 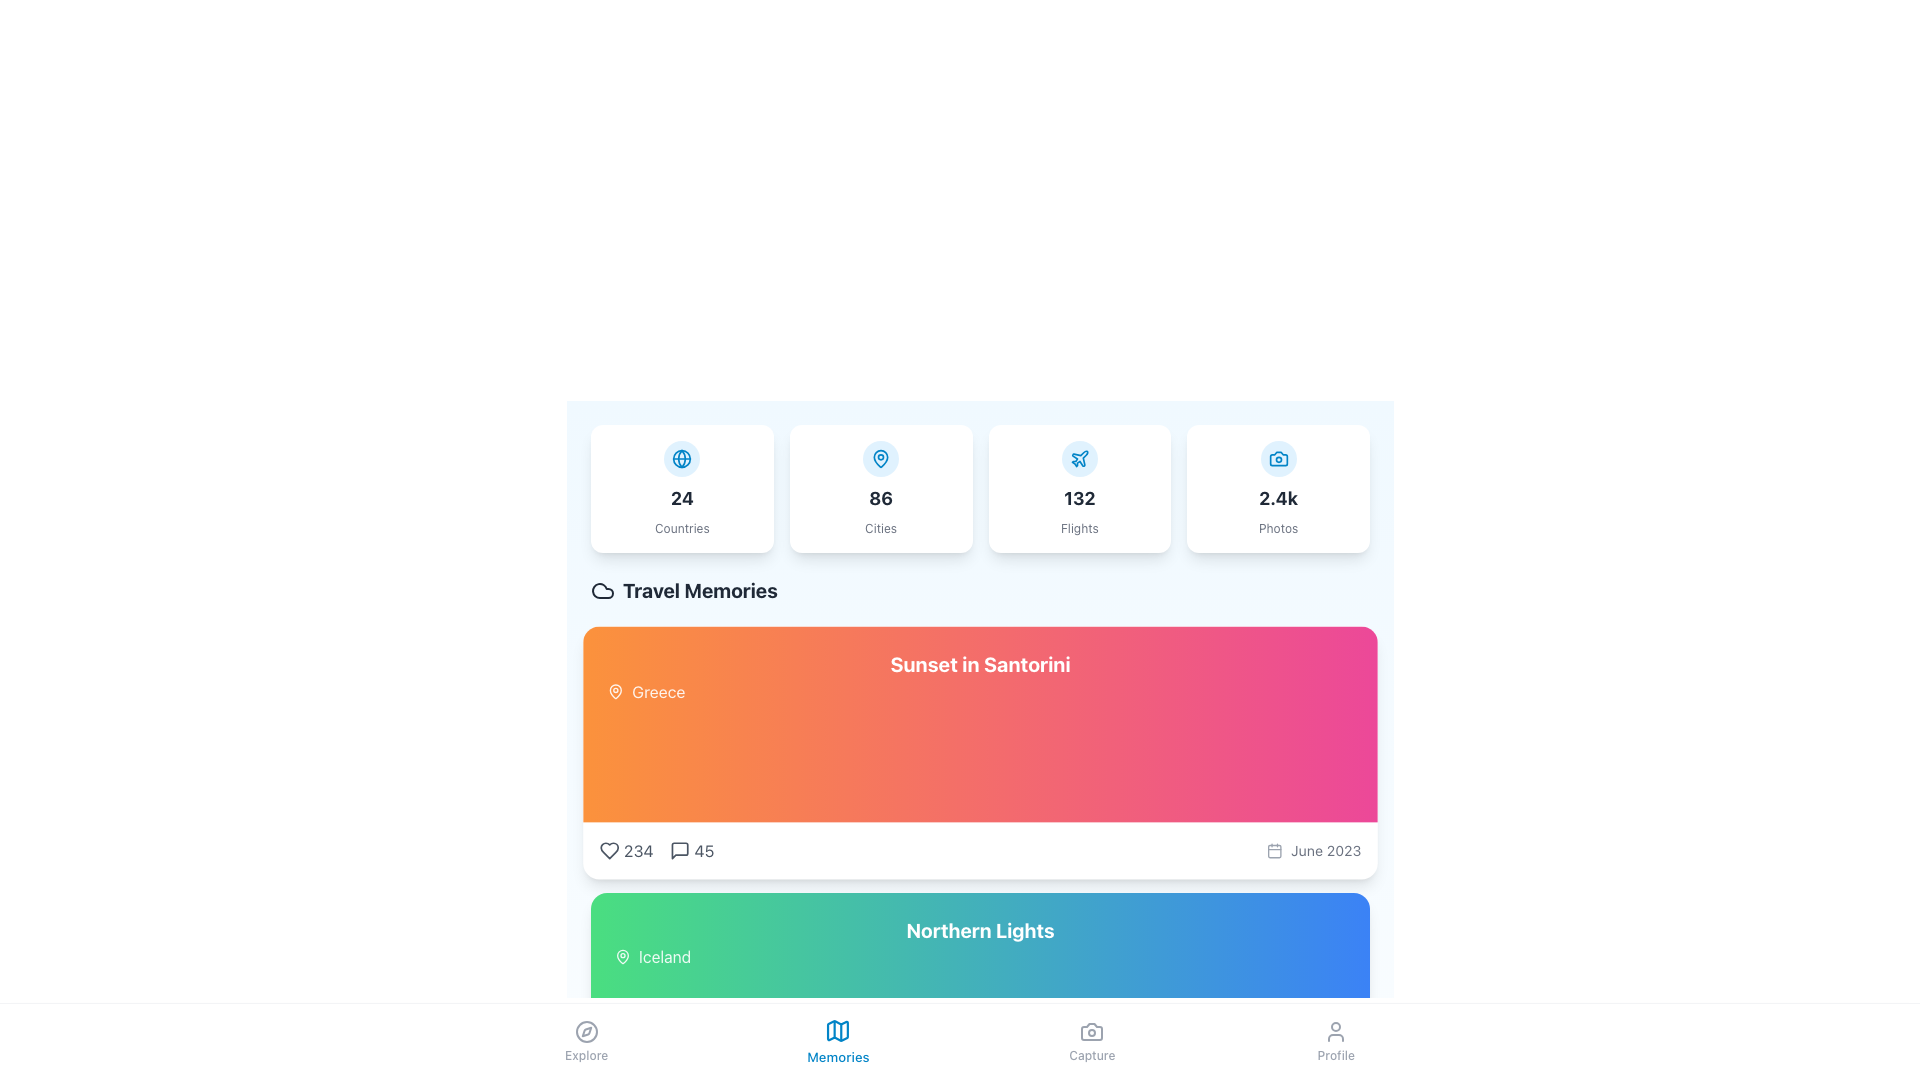 I want to click on the map pin icon located at the center of the green card labeled 'Iceland' for contextual information, so click(x=622, y=955).